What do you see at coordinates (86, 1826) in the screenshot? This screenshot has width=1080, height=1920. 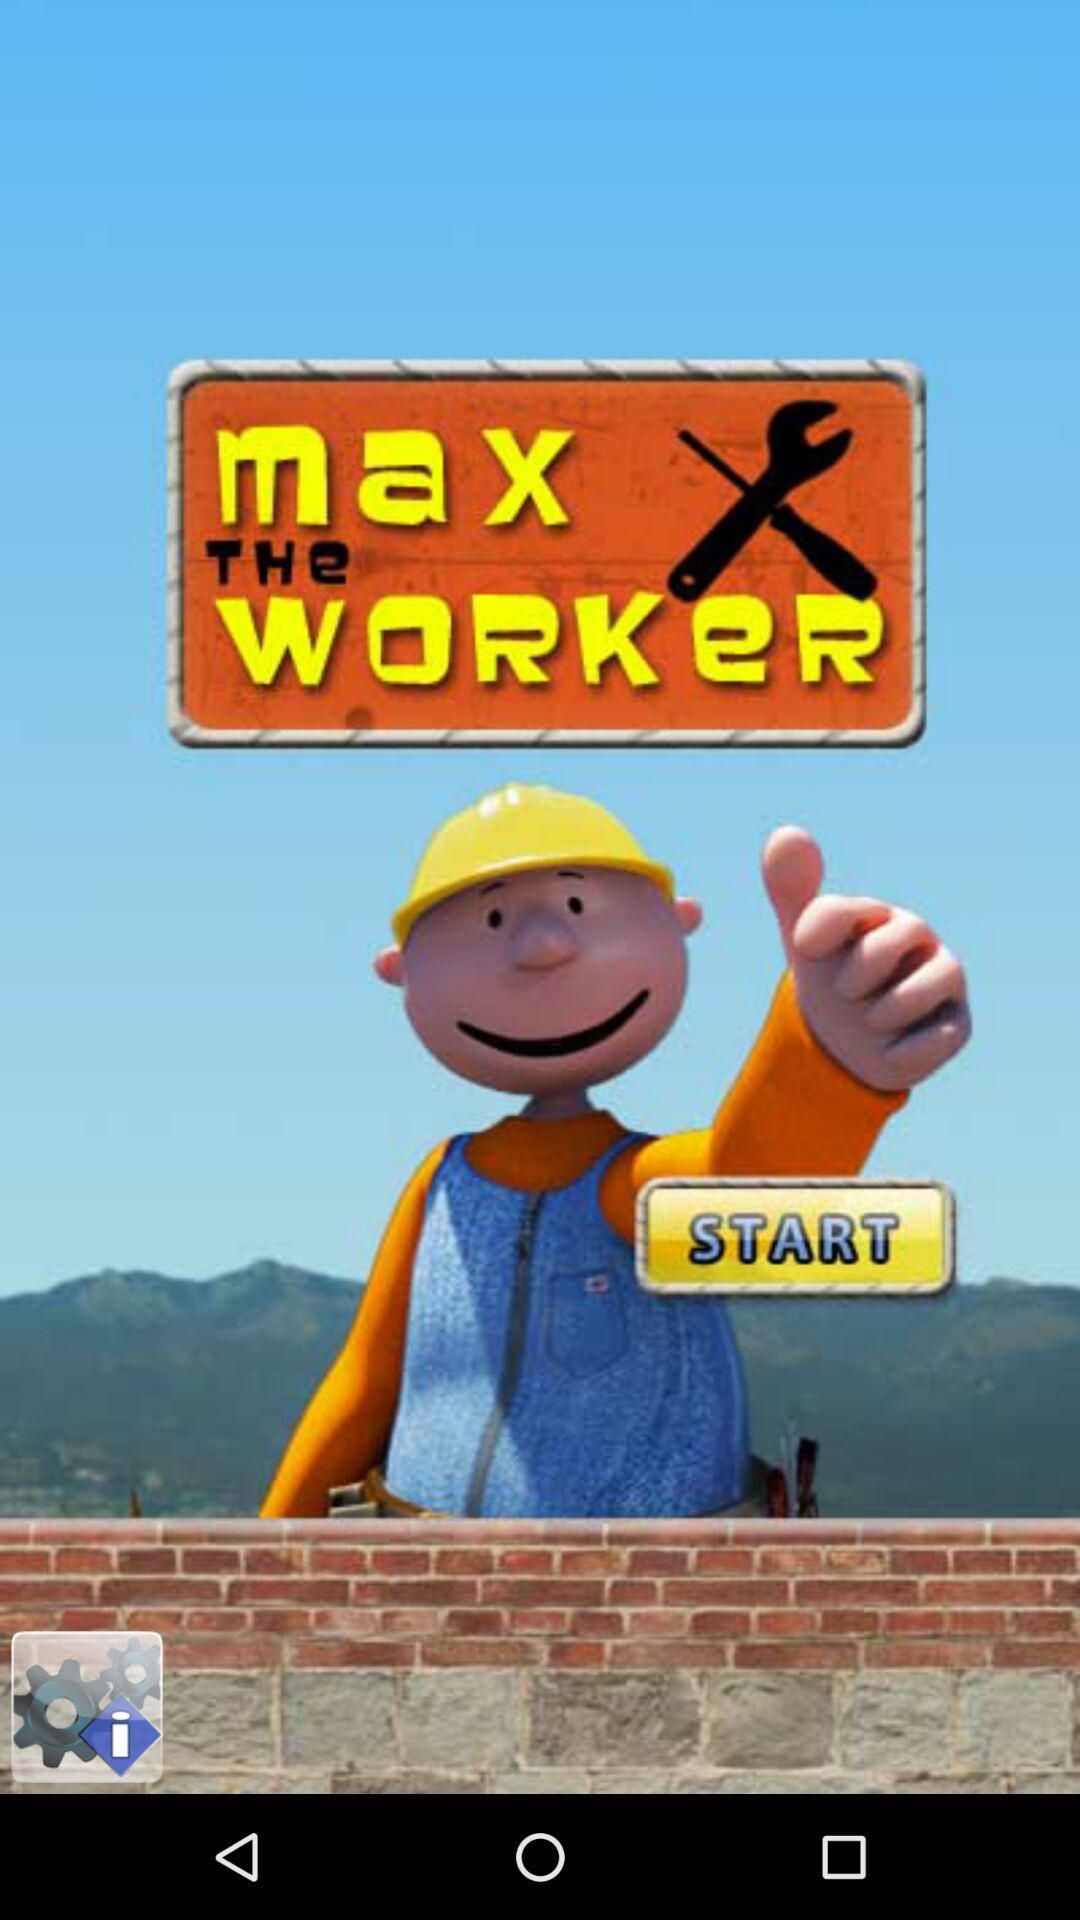 I see `the settings icon` at bounding box center [86, 1826].